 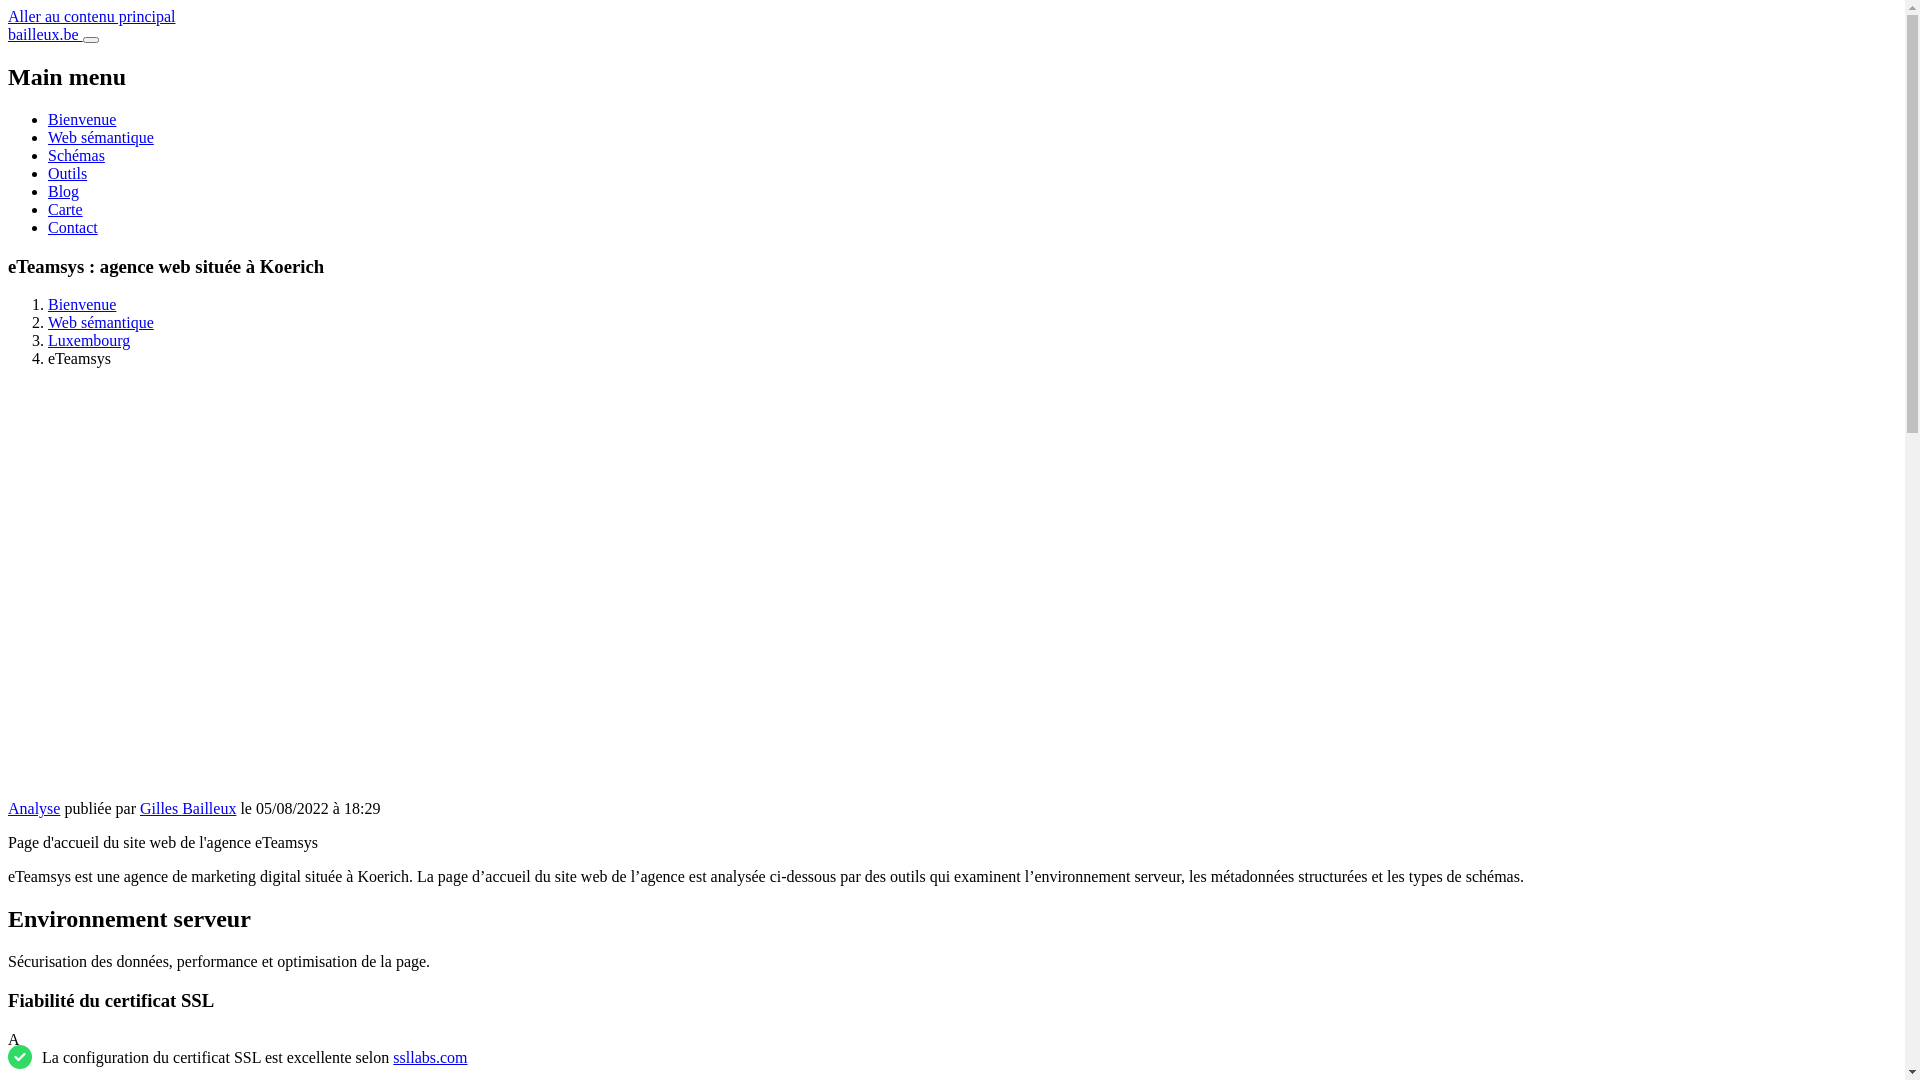 I want to click on 'Blog', so click(x=63, y=191).